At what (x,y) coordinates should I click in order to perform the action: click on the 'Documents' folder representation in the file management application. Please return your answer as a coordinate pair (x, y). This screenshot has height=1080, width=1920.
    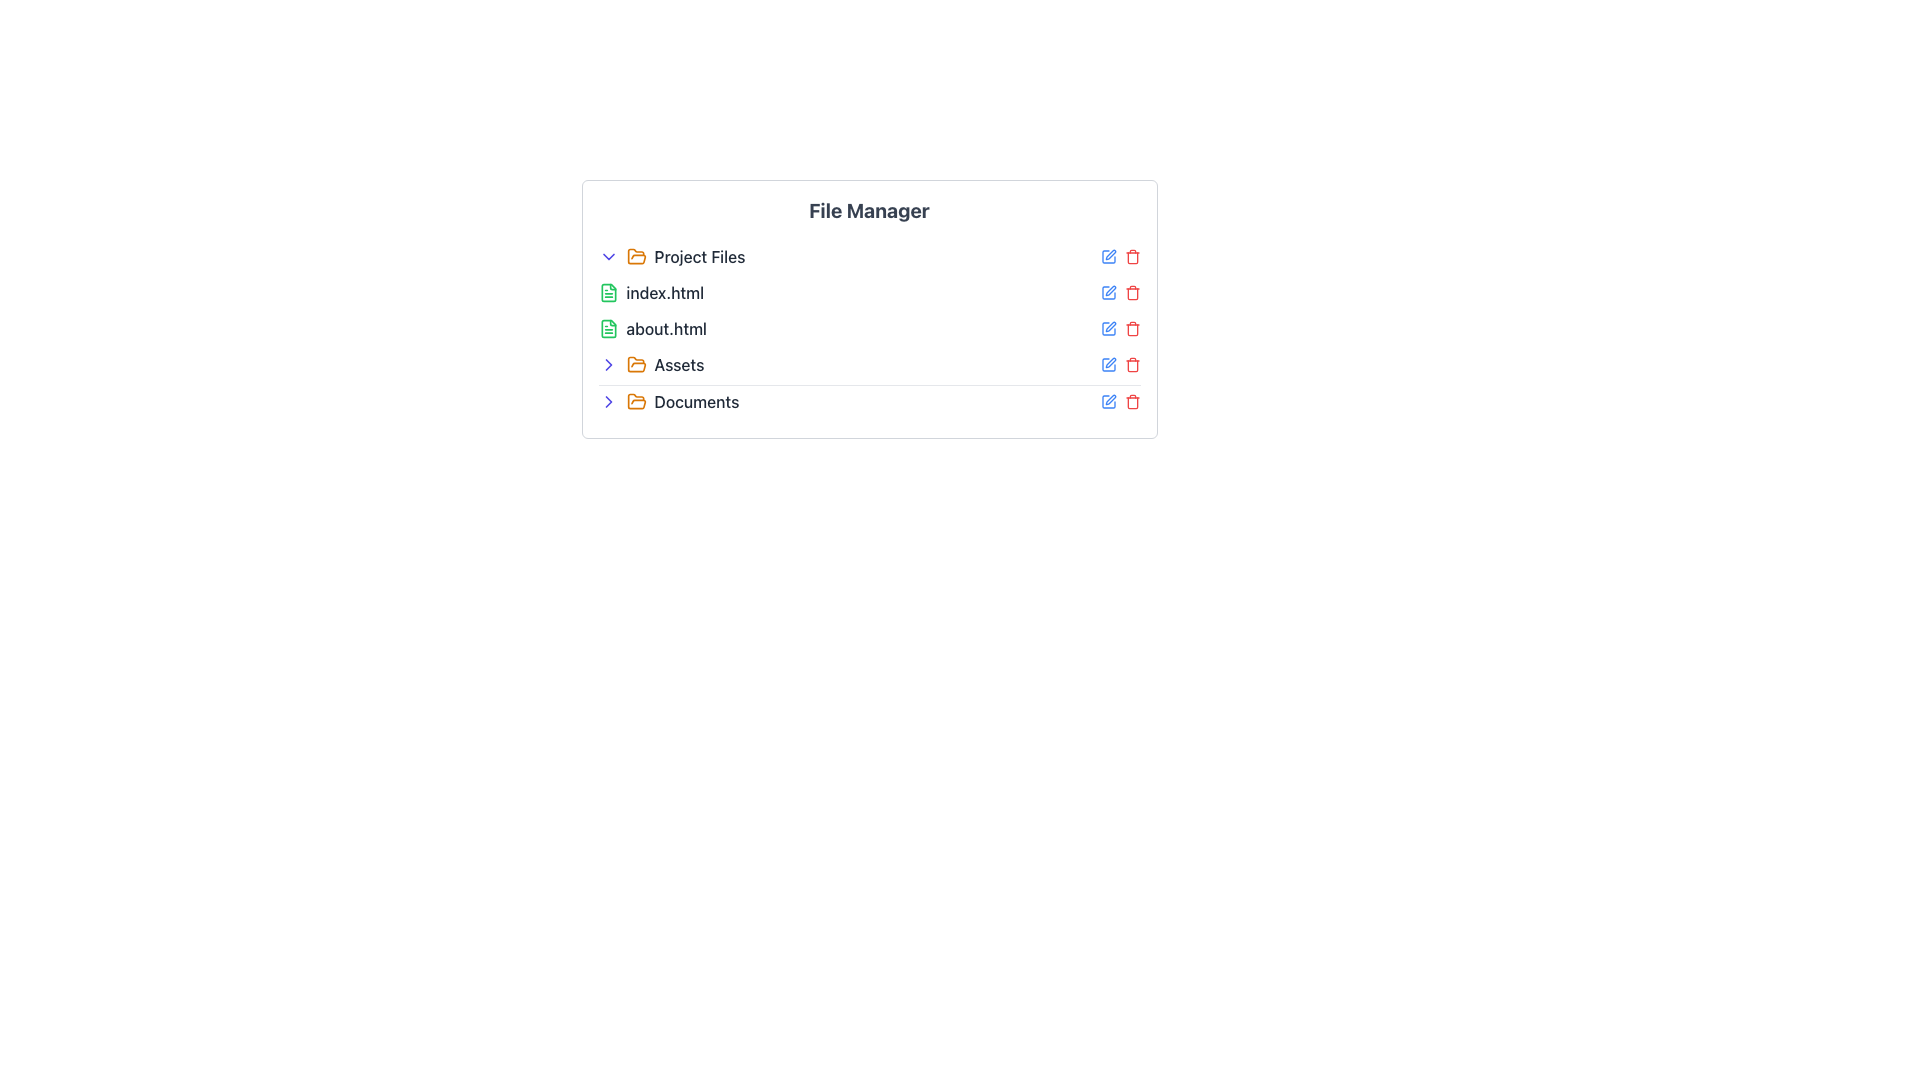
    Looking at the image, I should click on (869, 401).